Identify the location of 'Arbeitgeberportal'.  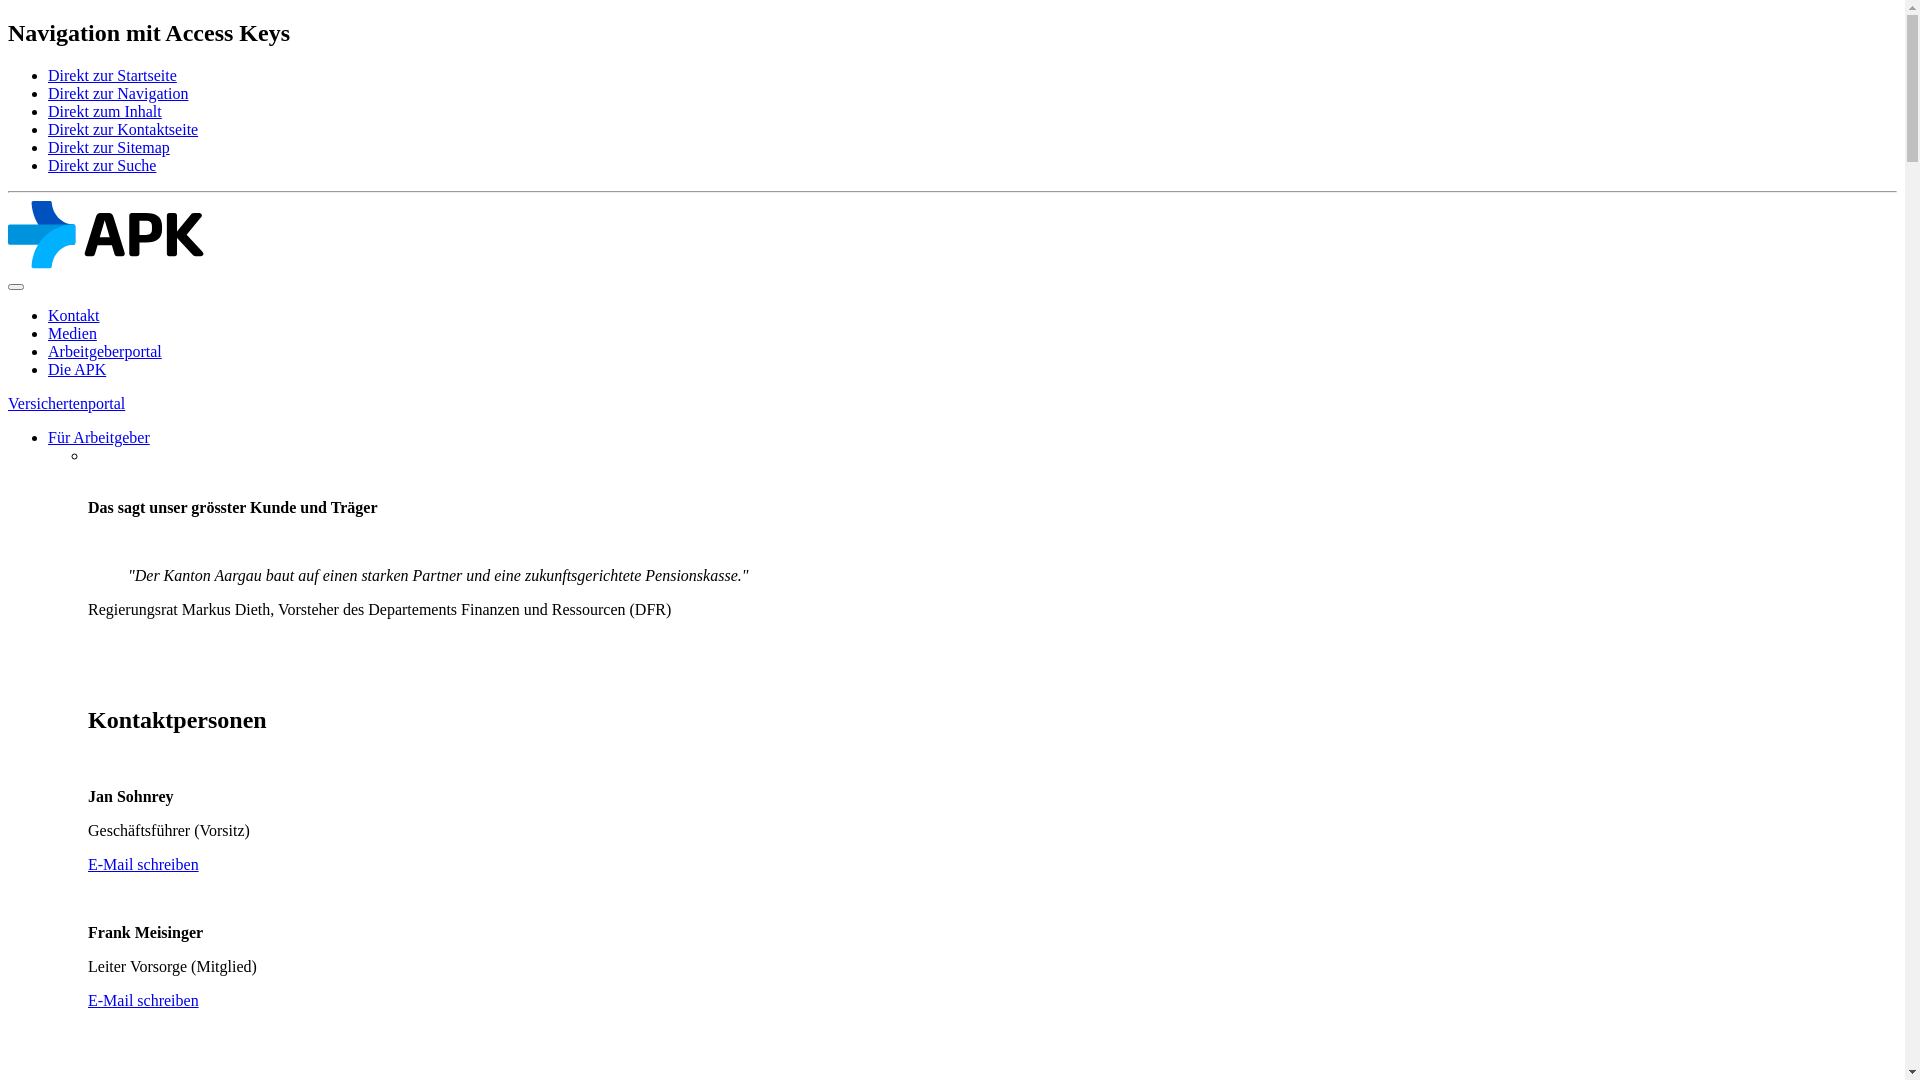
(104, 350).